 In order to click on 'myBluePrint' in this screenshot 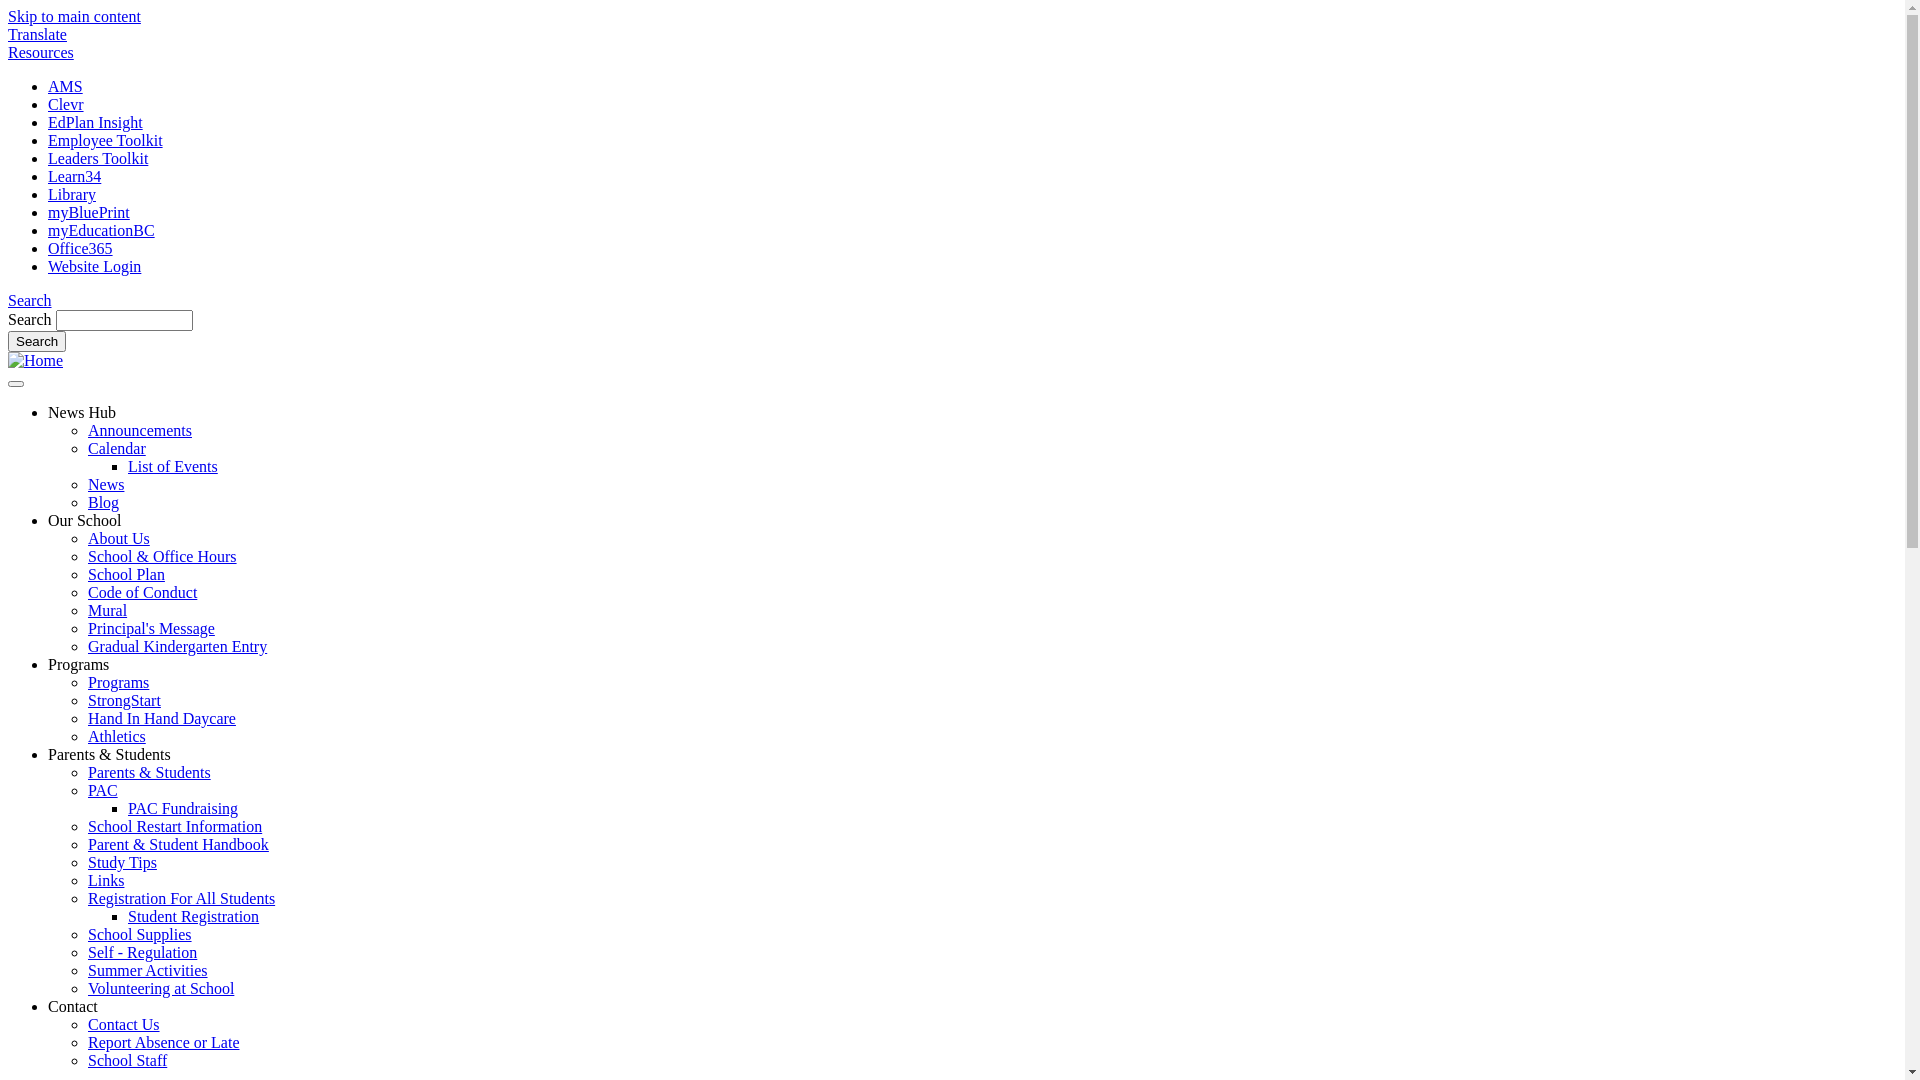, I will do `click(48, 212)`.